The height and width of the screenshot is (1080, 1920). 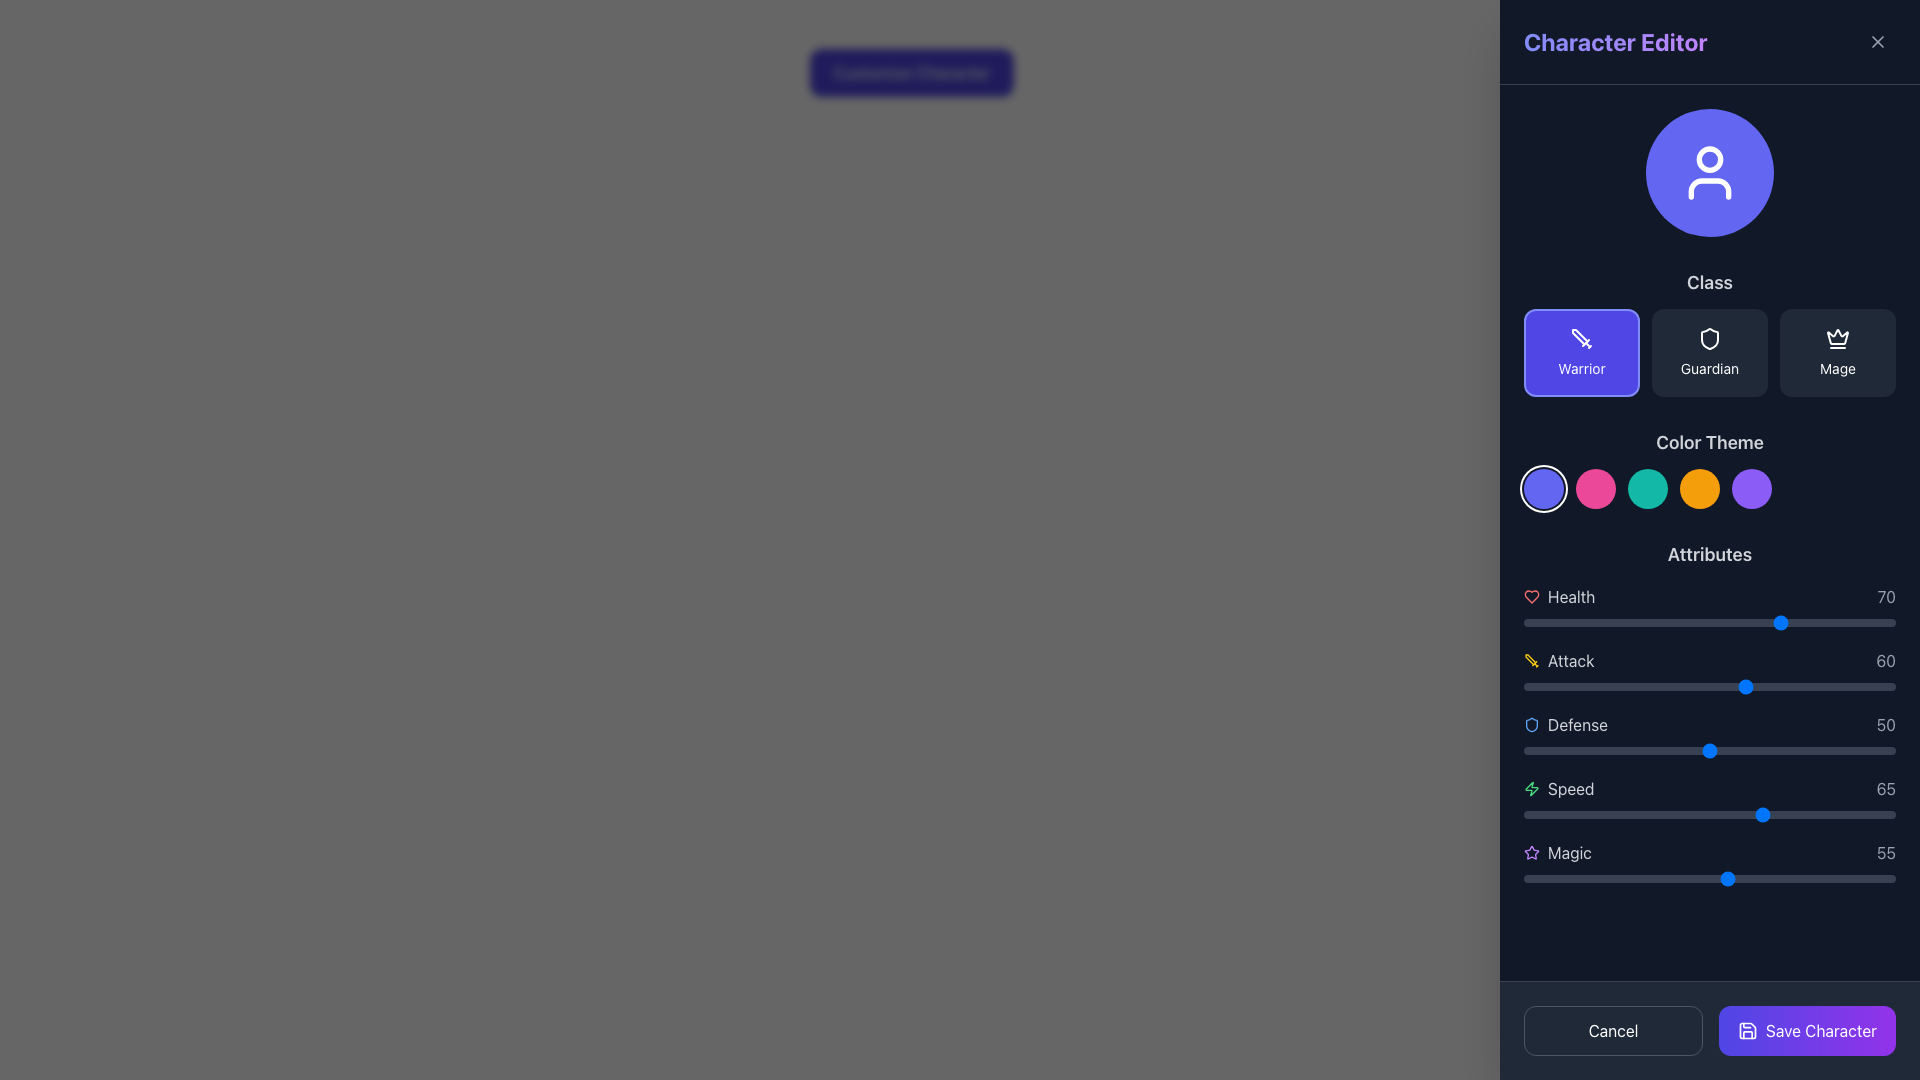 I want to click on the save button located at the bottom-right corner of the UI panel, so click(x=1807, y=1030).